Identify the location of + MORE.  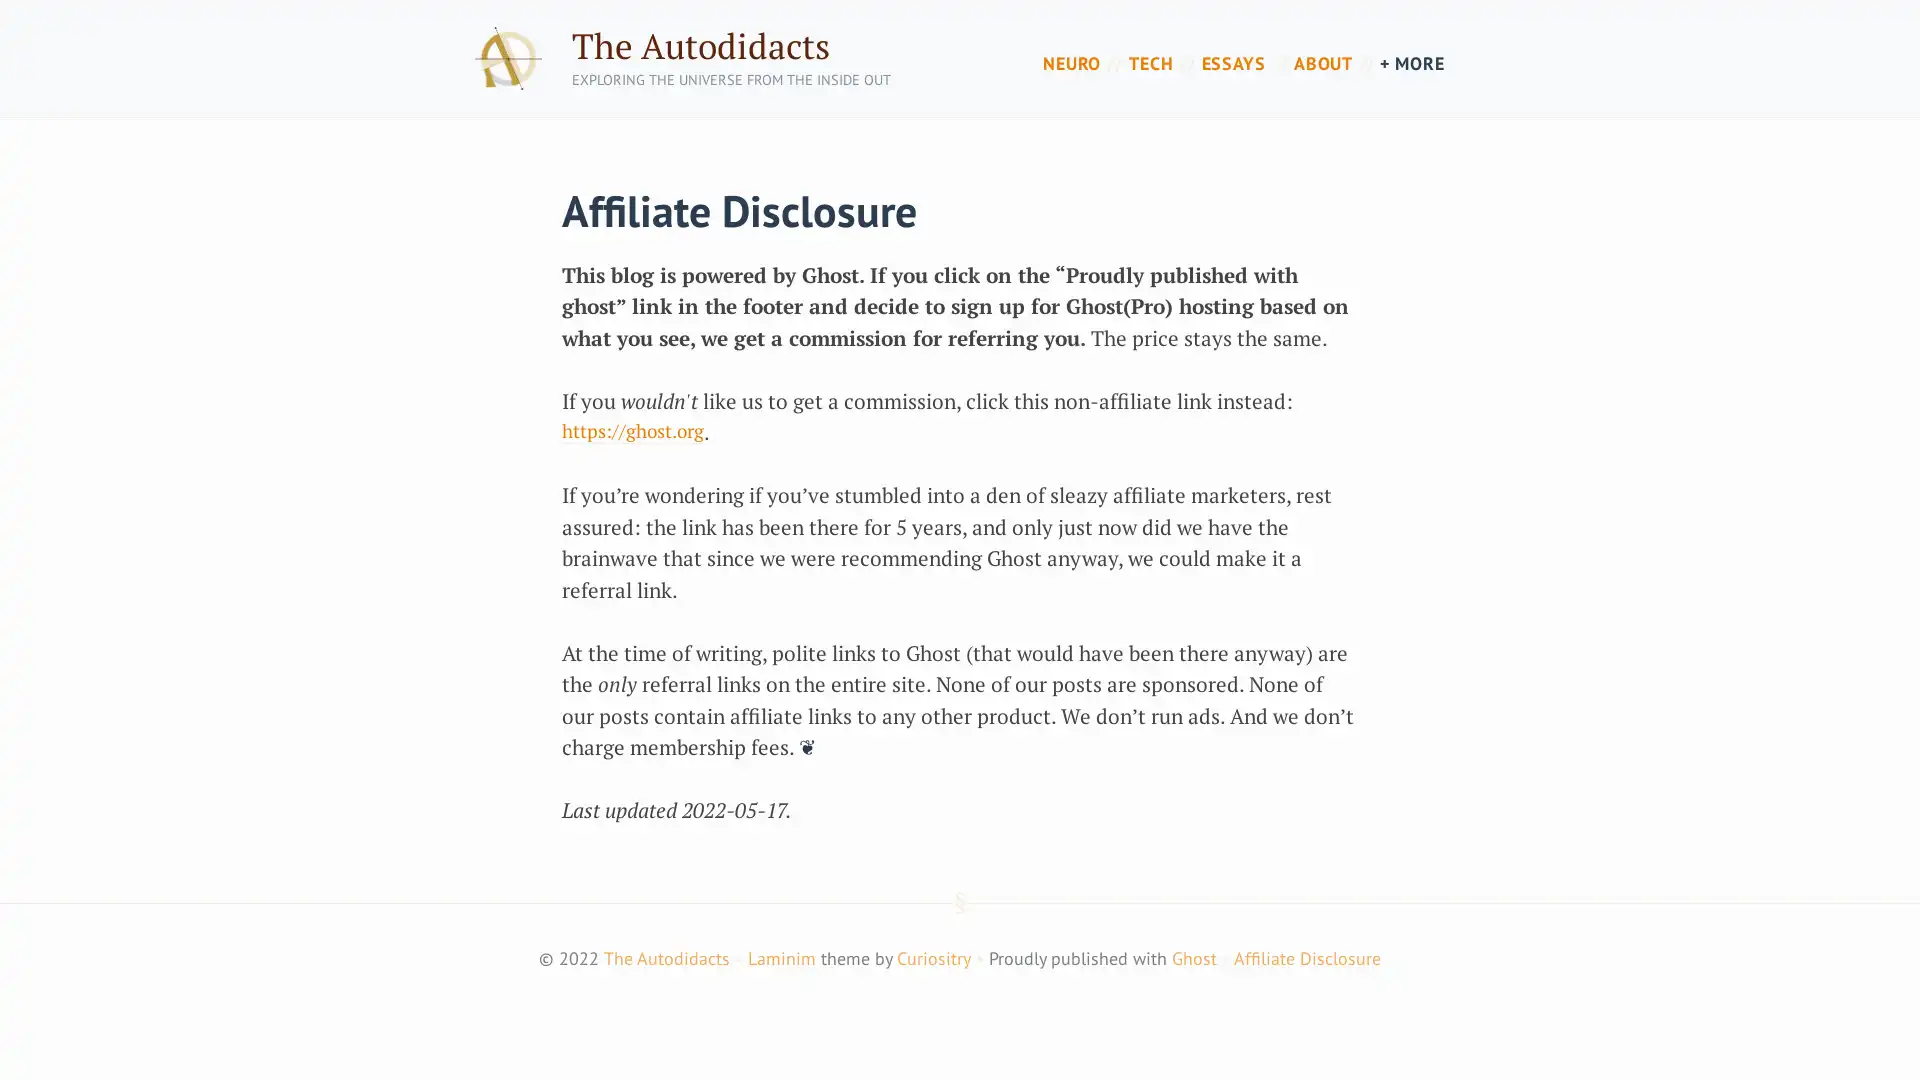
(1409, 61).